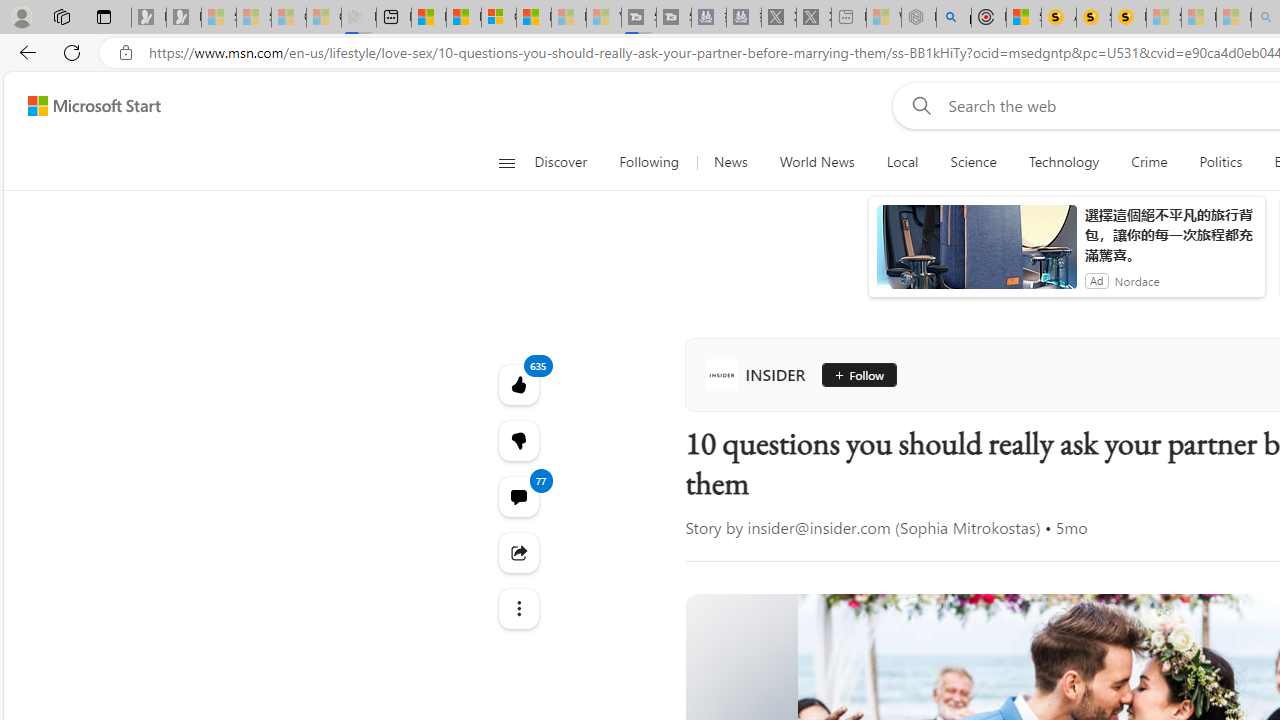 Image resolution: width=1280 pixels, height=720 pixels. I want to click on 'Newsletter Sign Up - Sleeping', so click(183, 17).